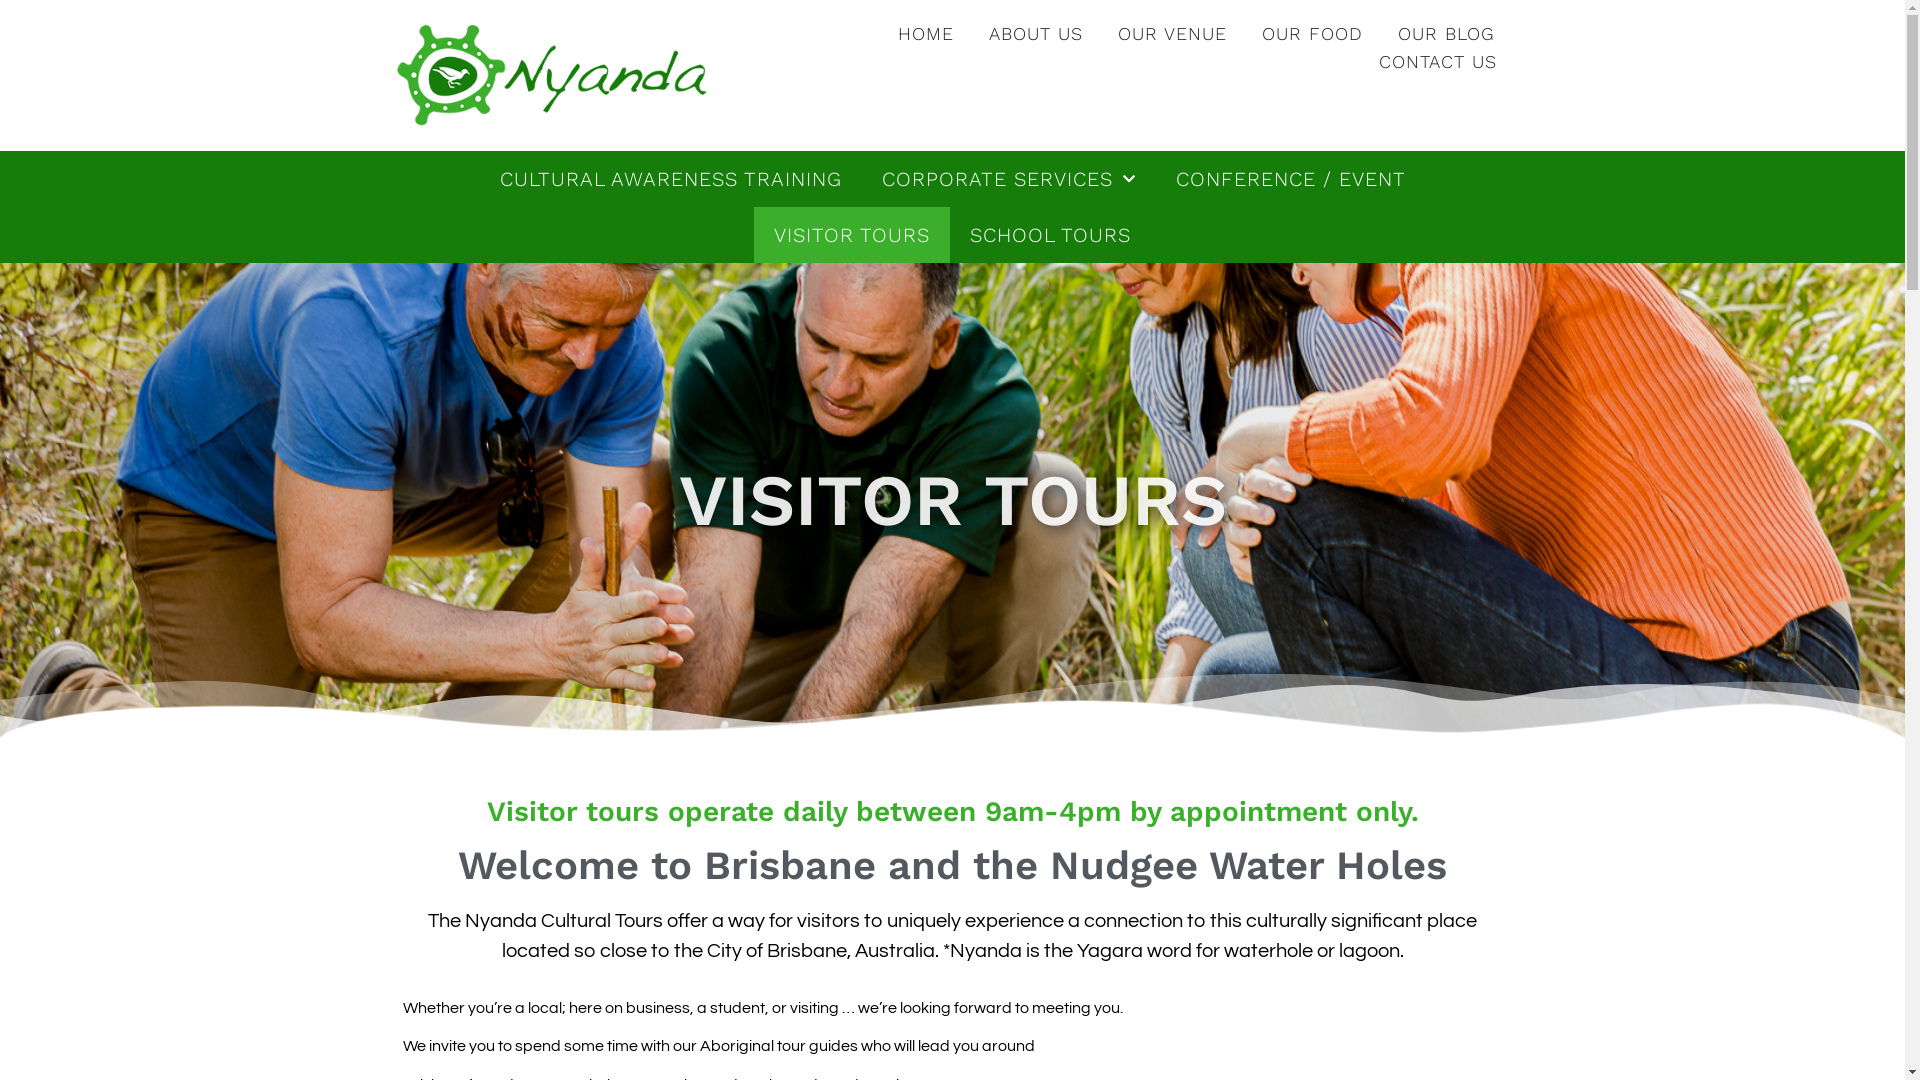  I want to click on 'OUR VENUE', so click(1172, 34).